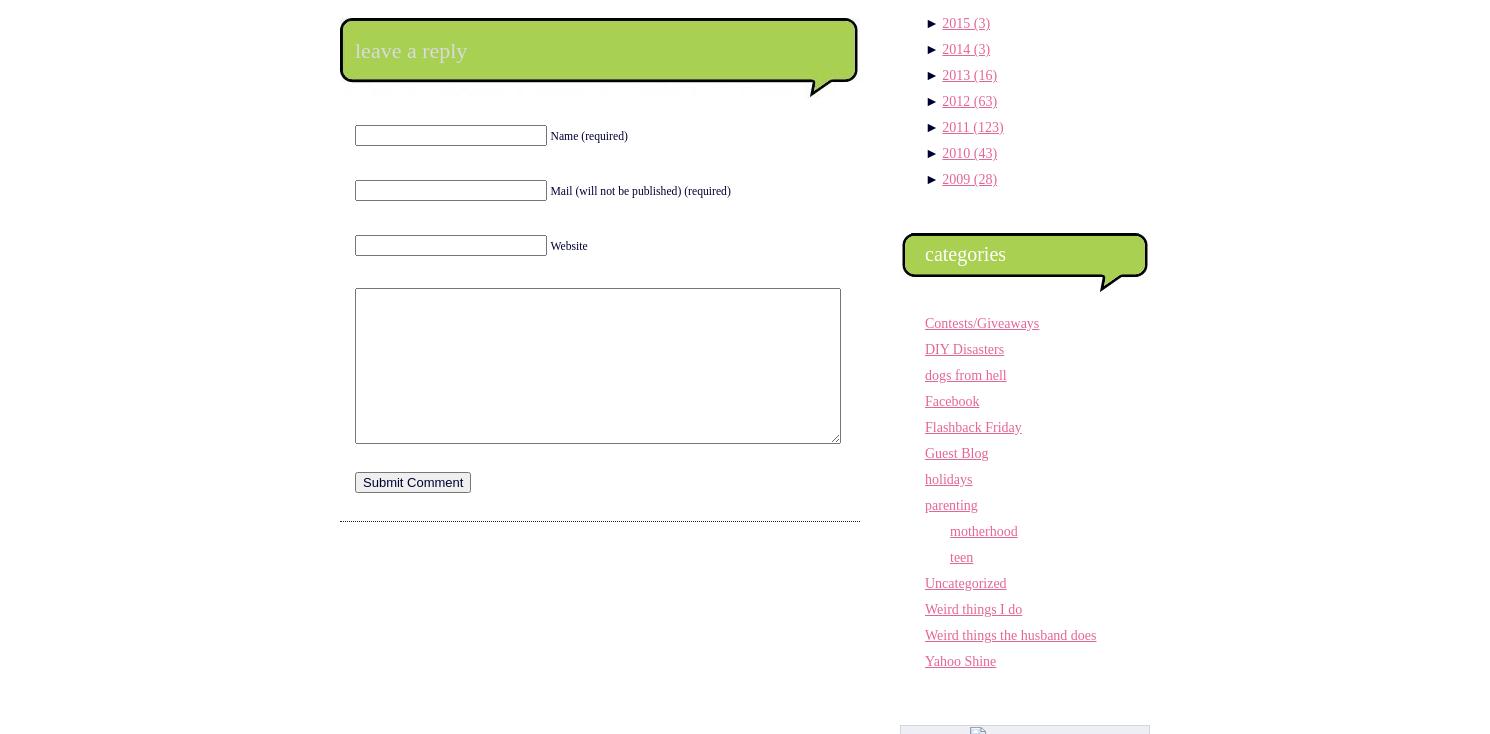 This screenshot has height=734, width=1490. I want to click on 'Website', so click(548, 245).